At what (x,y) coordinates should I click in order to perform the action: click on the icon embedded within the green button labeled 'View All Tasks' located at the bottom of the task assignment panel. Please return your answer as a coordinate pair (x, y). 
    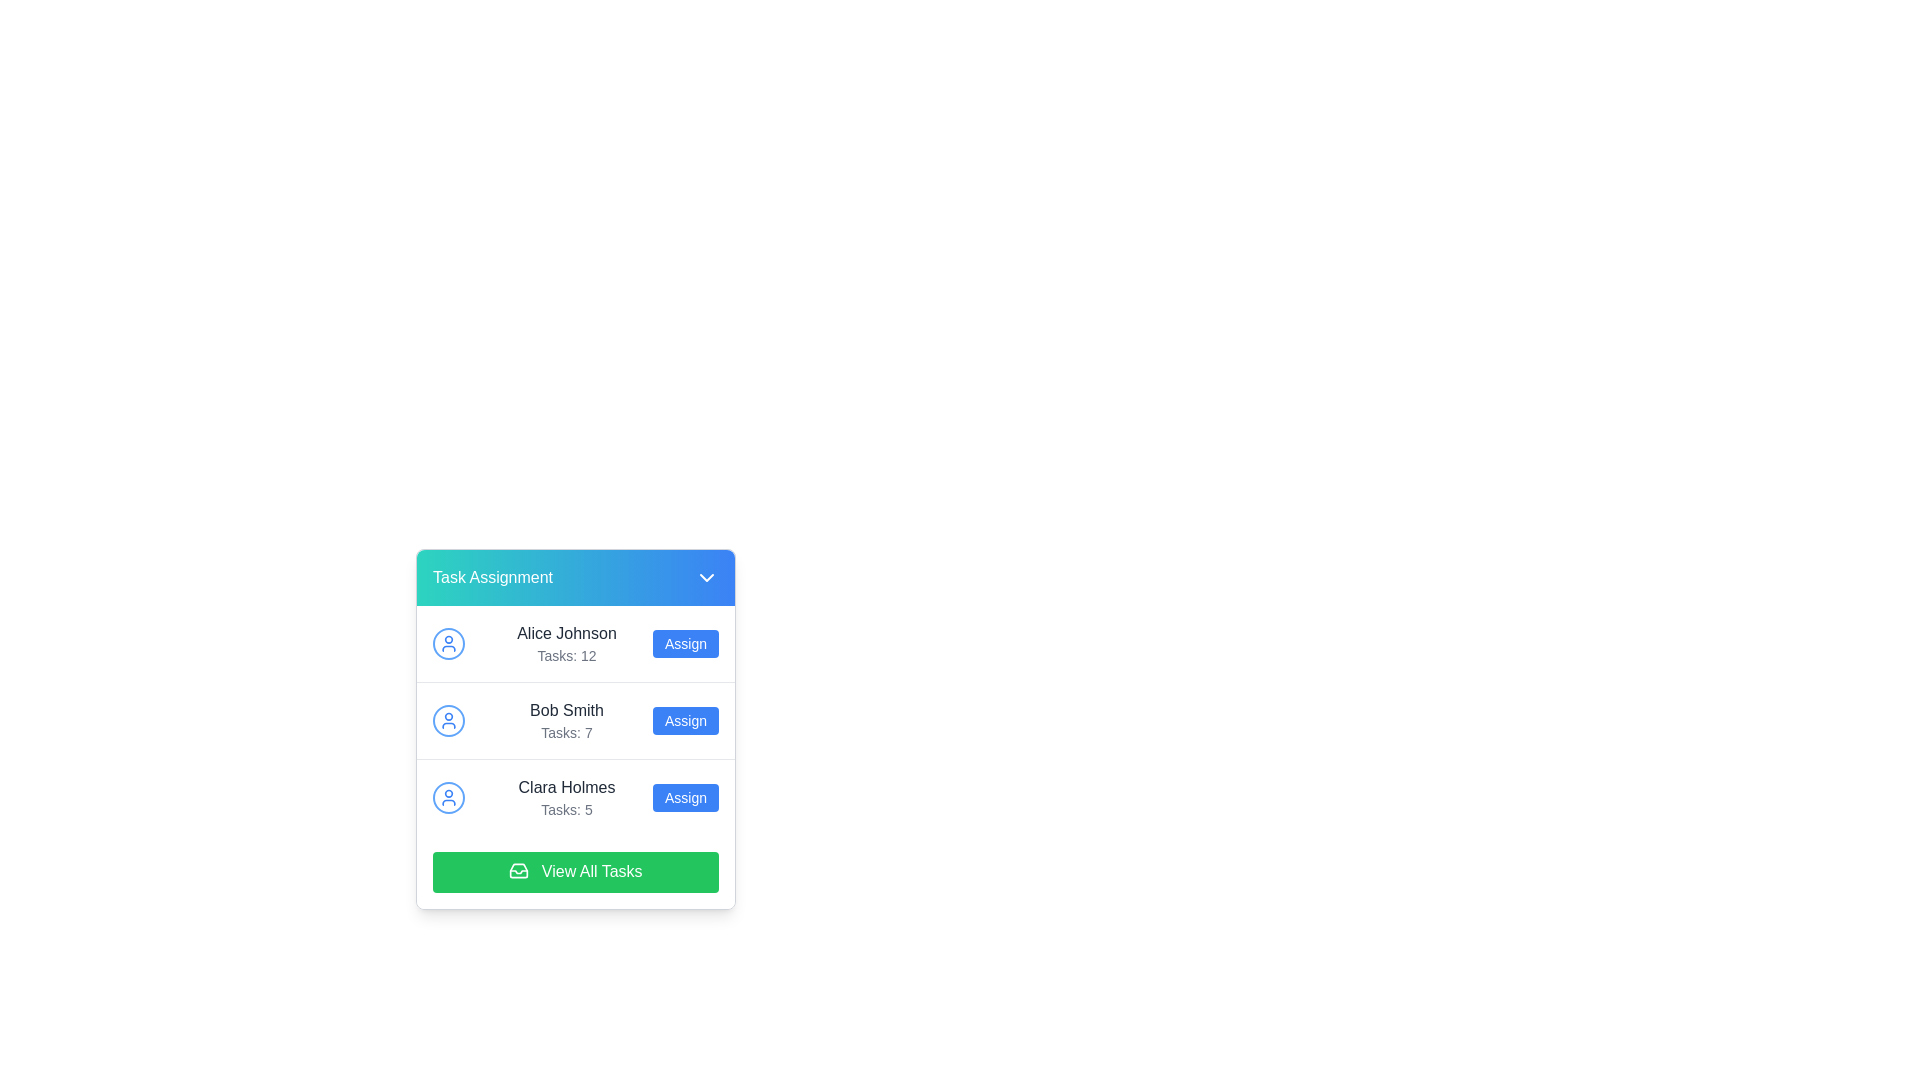
    Looking at the image, I should click on (519, 869).